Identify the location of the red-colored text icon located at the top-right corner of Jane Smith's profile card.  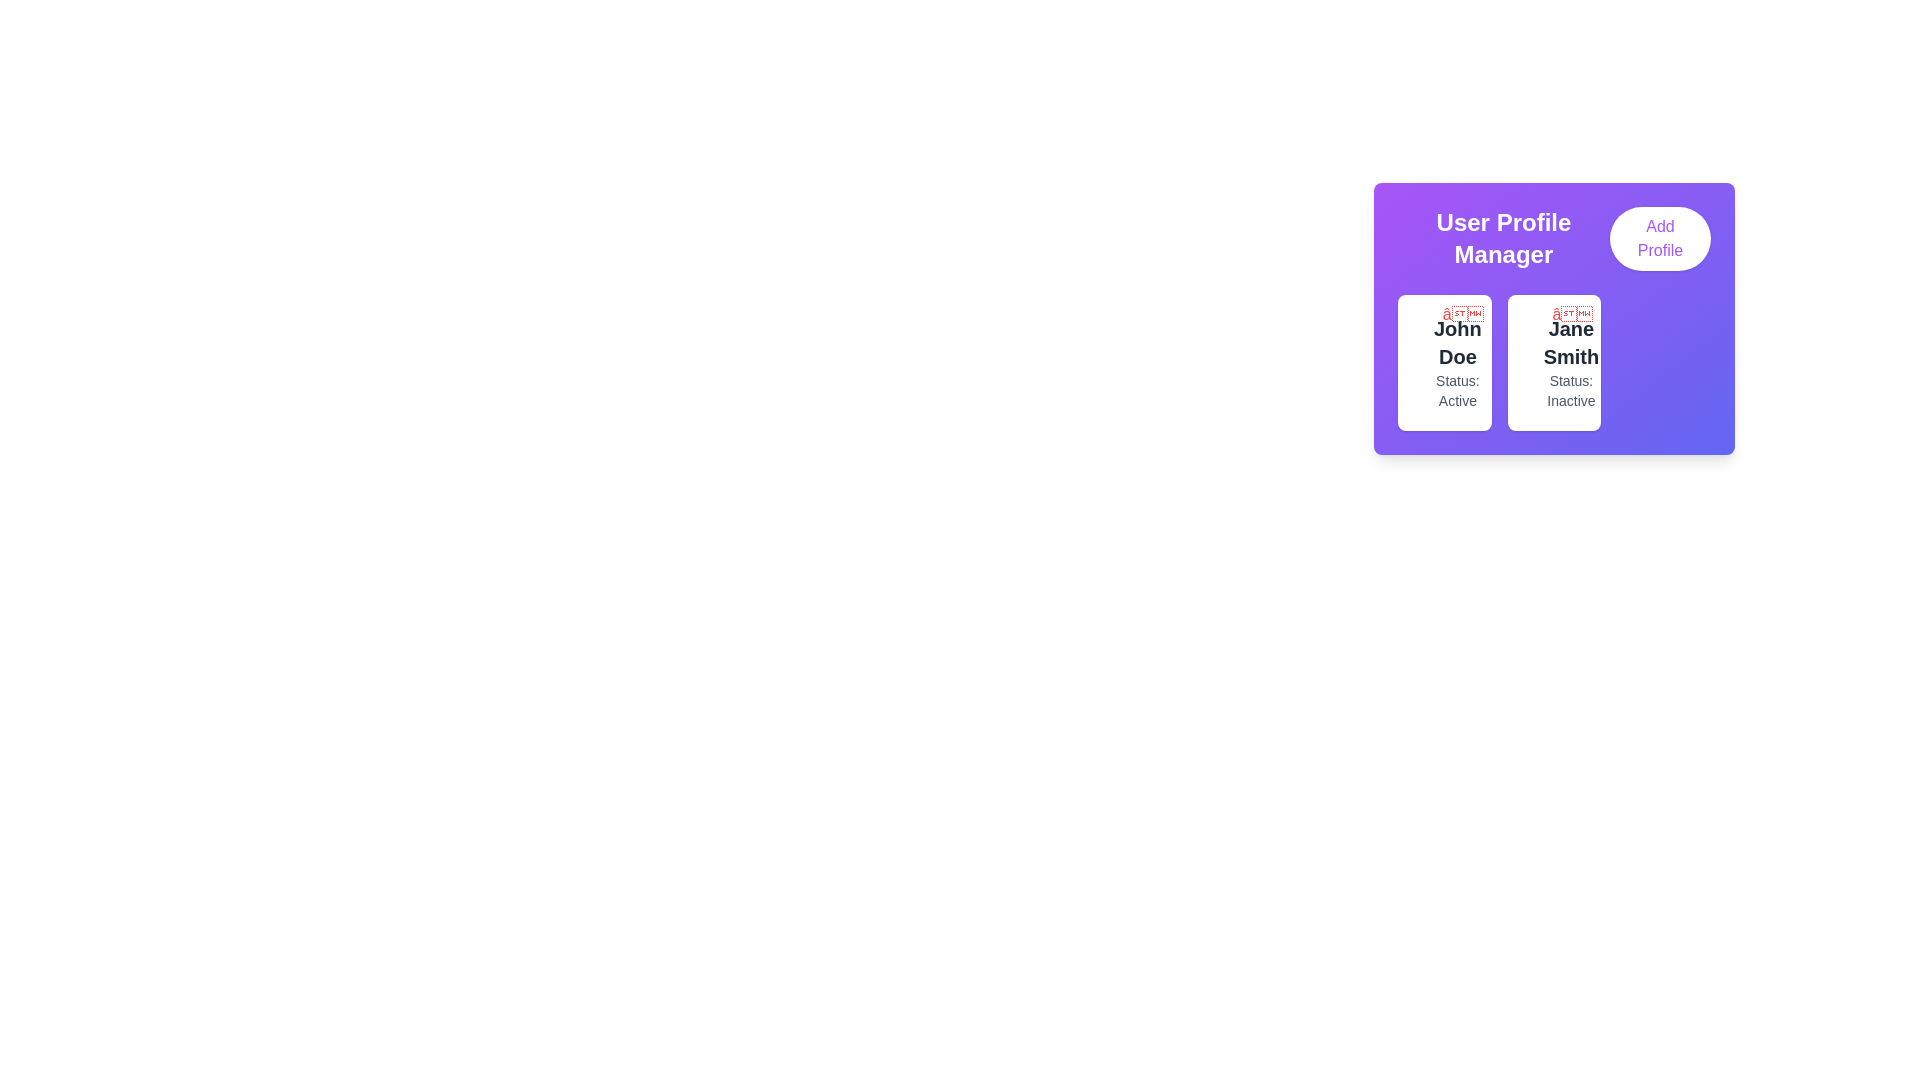
(1571, 315).